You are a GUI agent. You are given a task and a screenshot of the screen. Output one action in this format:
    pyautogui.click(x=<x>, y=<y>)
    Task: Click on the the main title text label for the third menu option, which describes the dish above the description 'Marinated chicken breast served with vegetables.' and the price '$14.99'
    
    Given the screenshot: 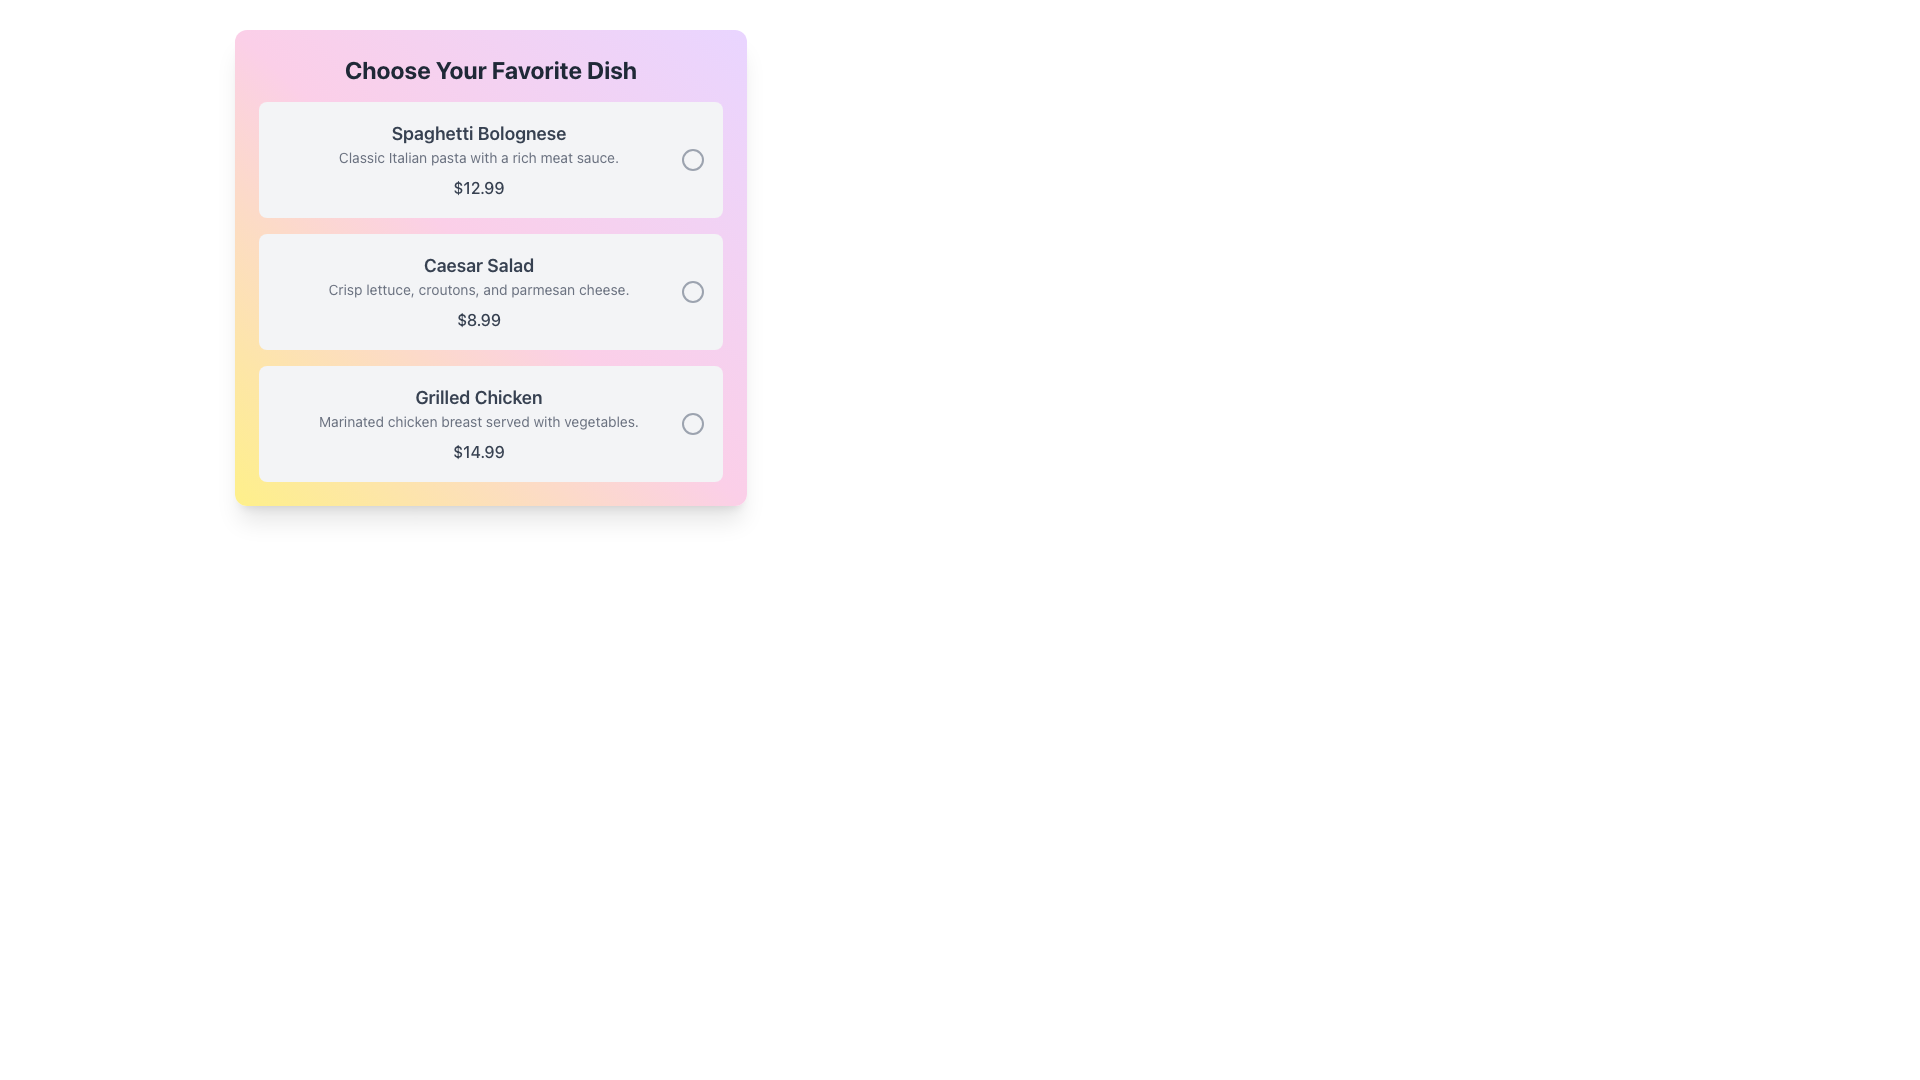 What is the action you would take?
    pyautogui.click(x=478, y=397)
    